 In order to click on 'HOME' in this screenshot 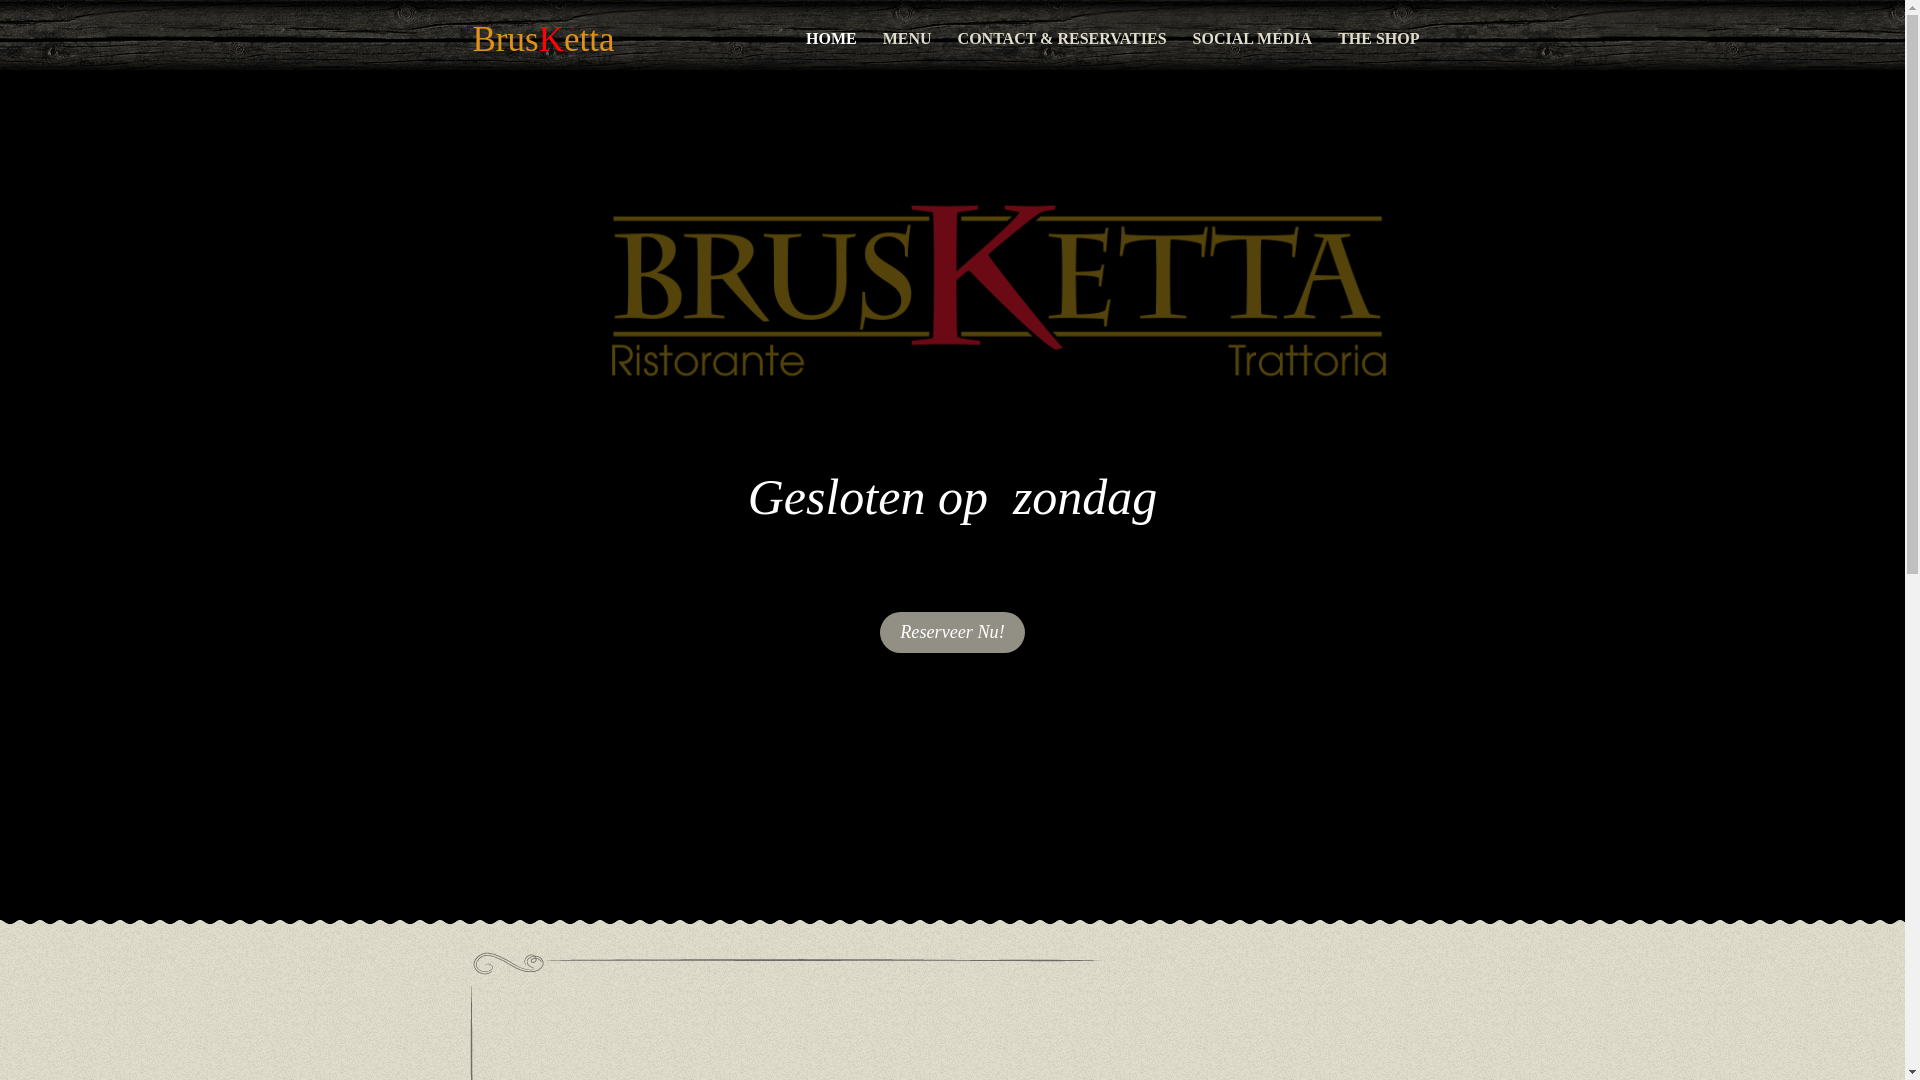, I will do `click(831, 39)`.